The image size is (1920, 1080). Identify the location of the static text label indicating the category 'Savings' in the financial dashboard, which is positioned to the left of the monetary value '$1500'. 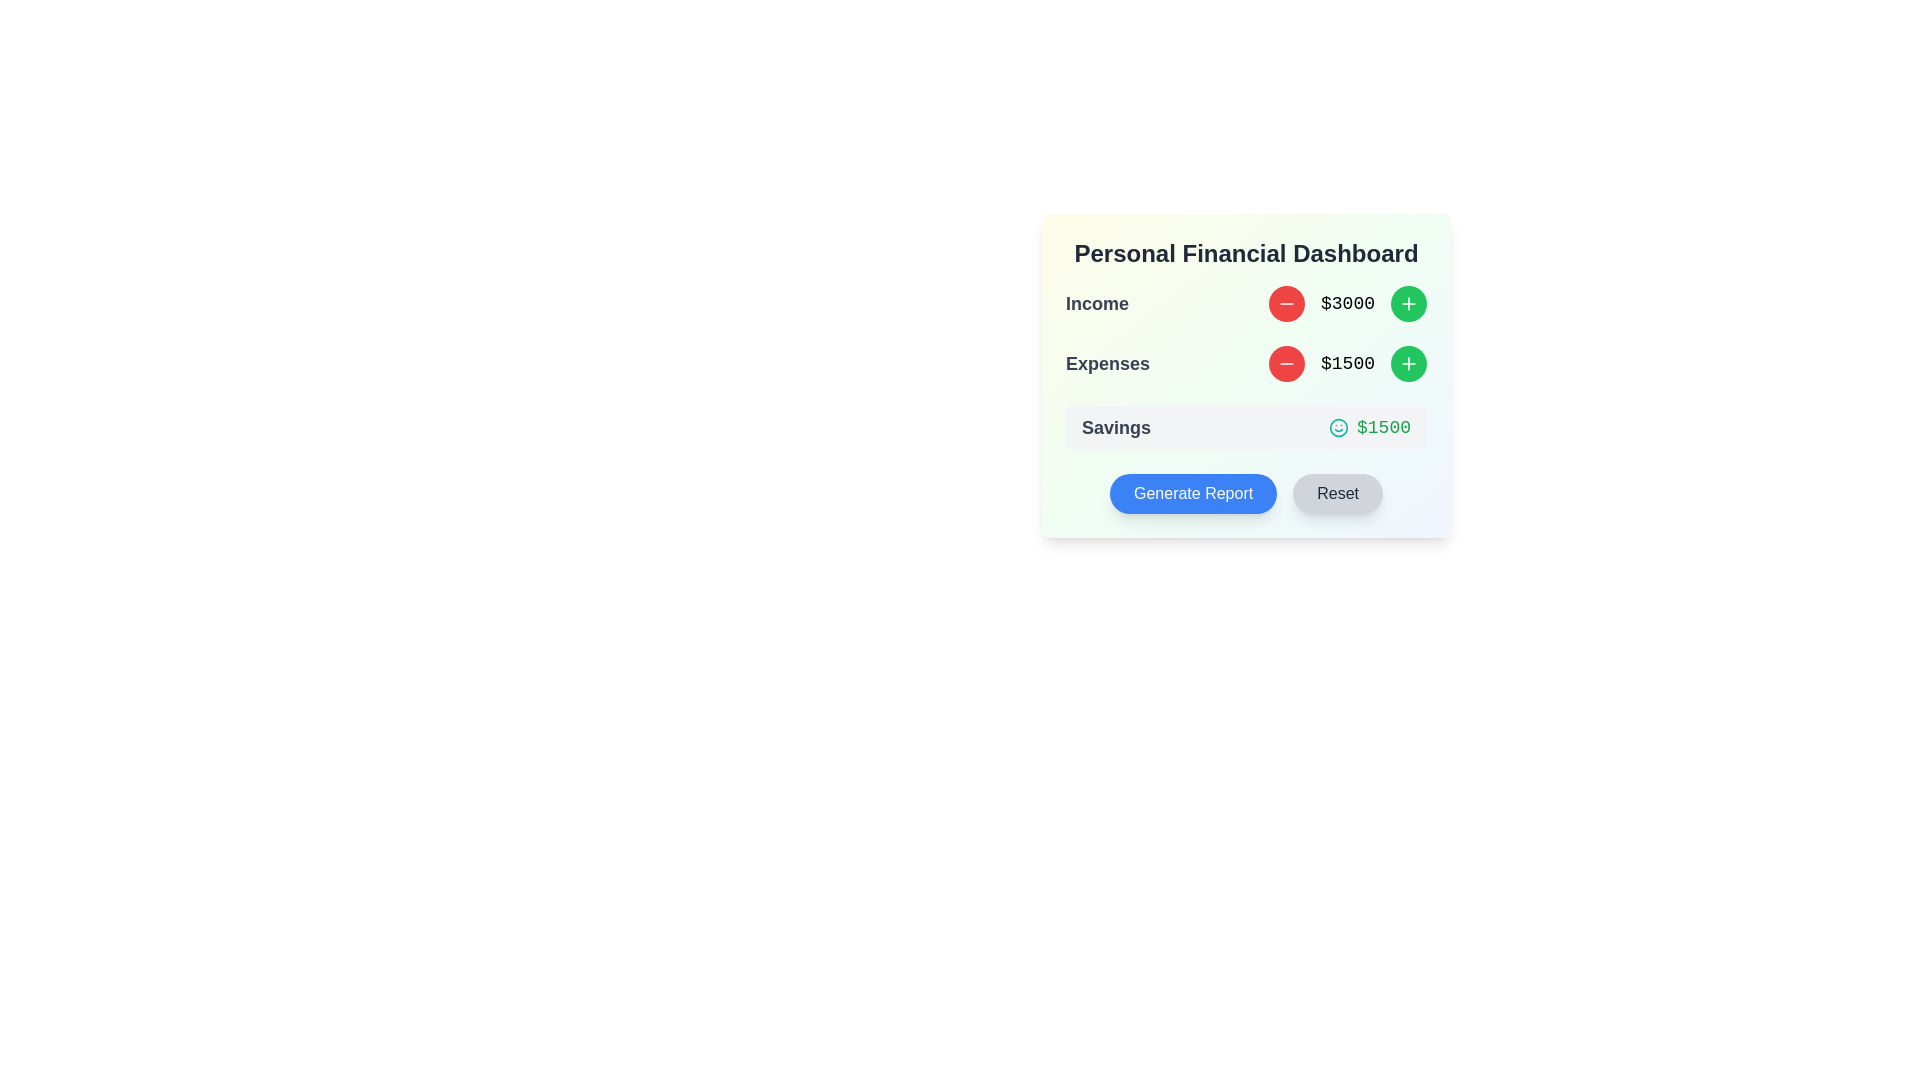
(1115, 427).